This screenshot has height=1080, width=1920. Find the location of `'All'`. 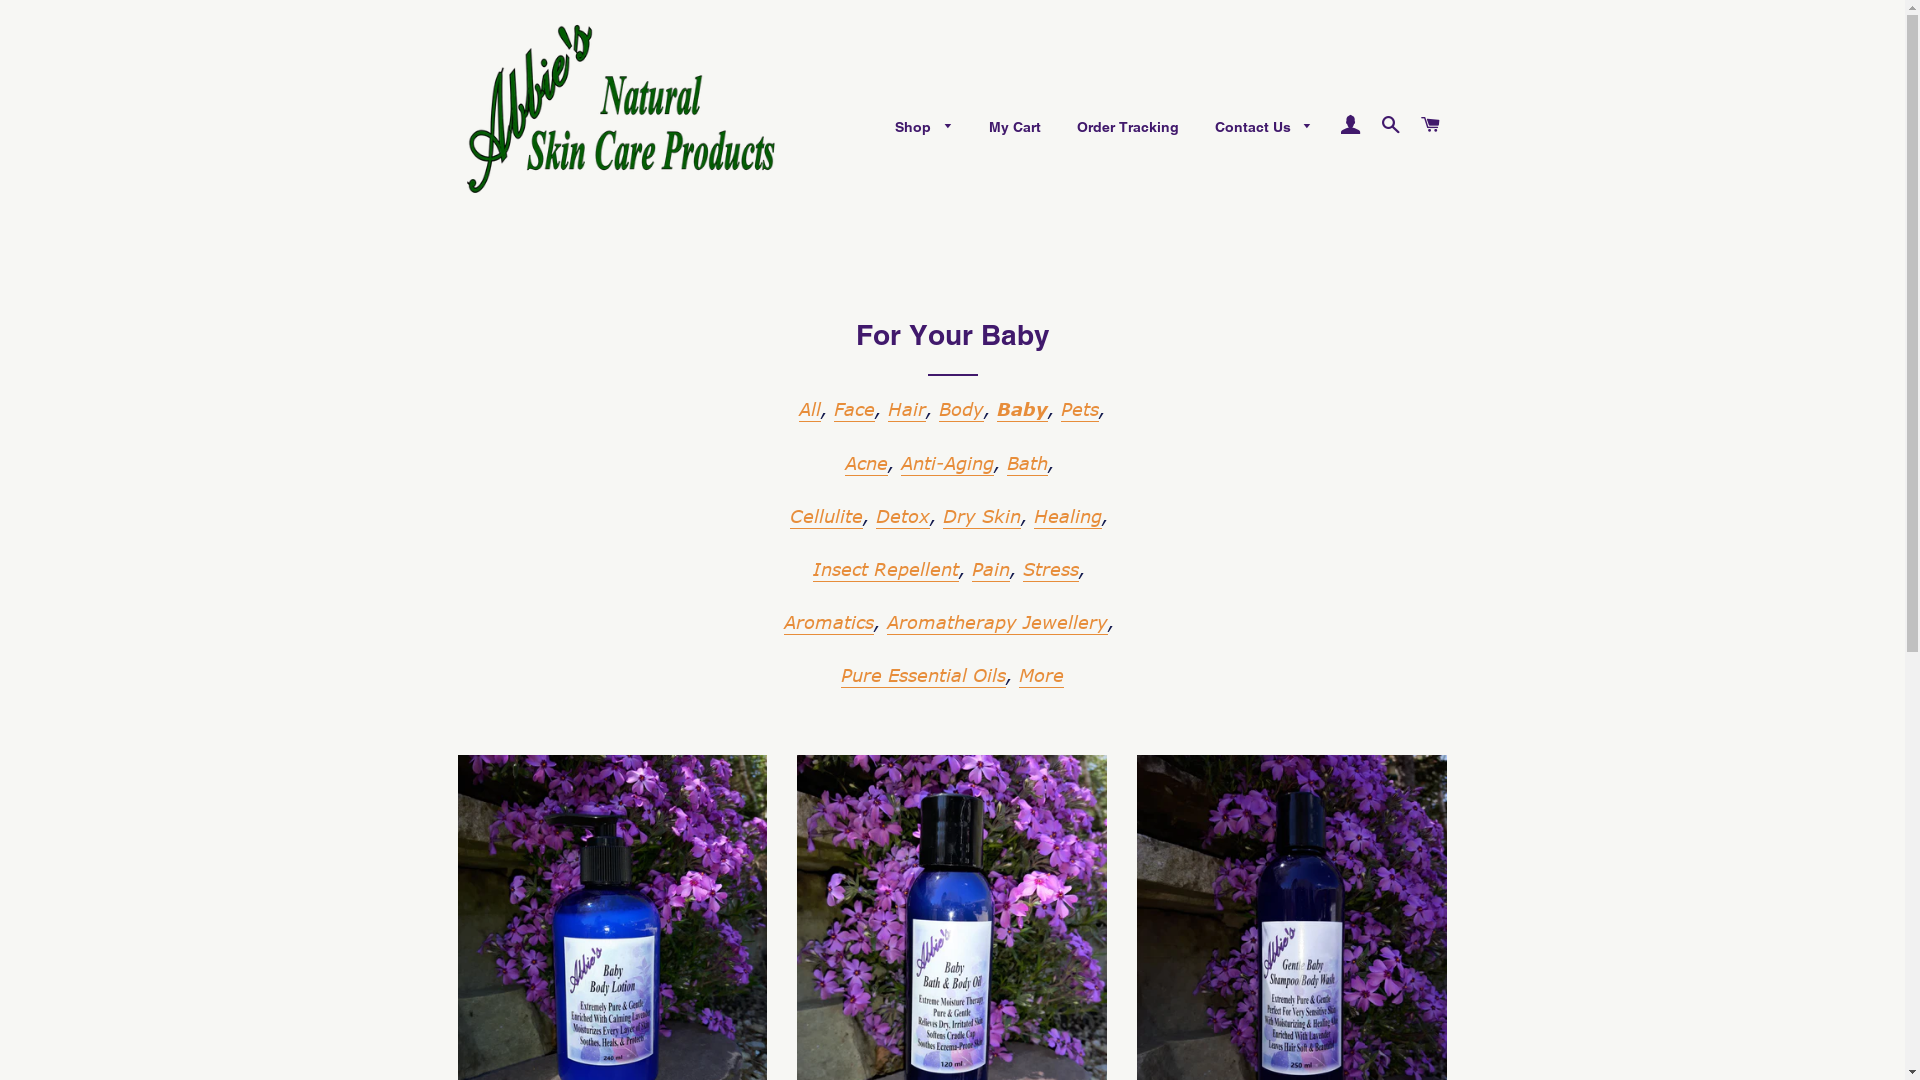

'All' is located at coordinates (810, 408).